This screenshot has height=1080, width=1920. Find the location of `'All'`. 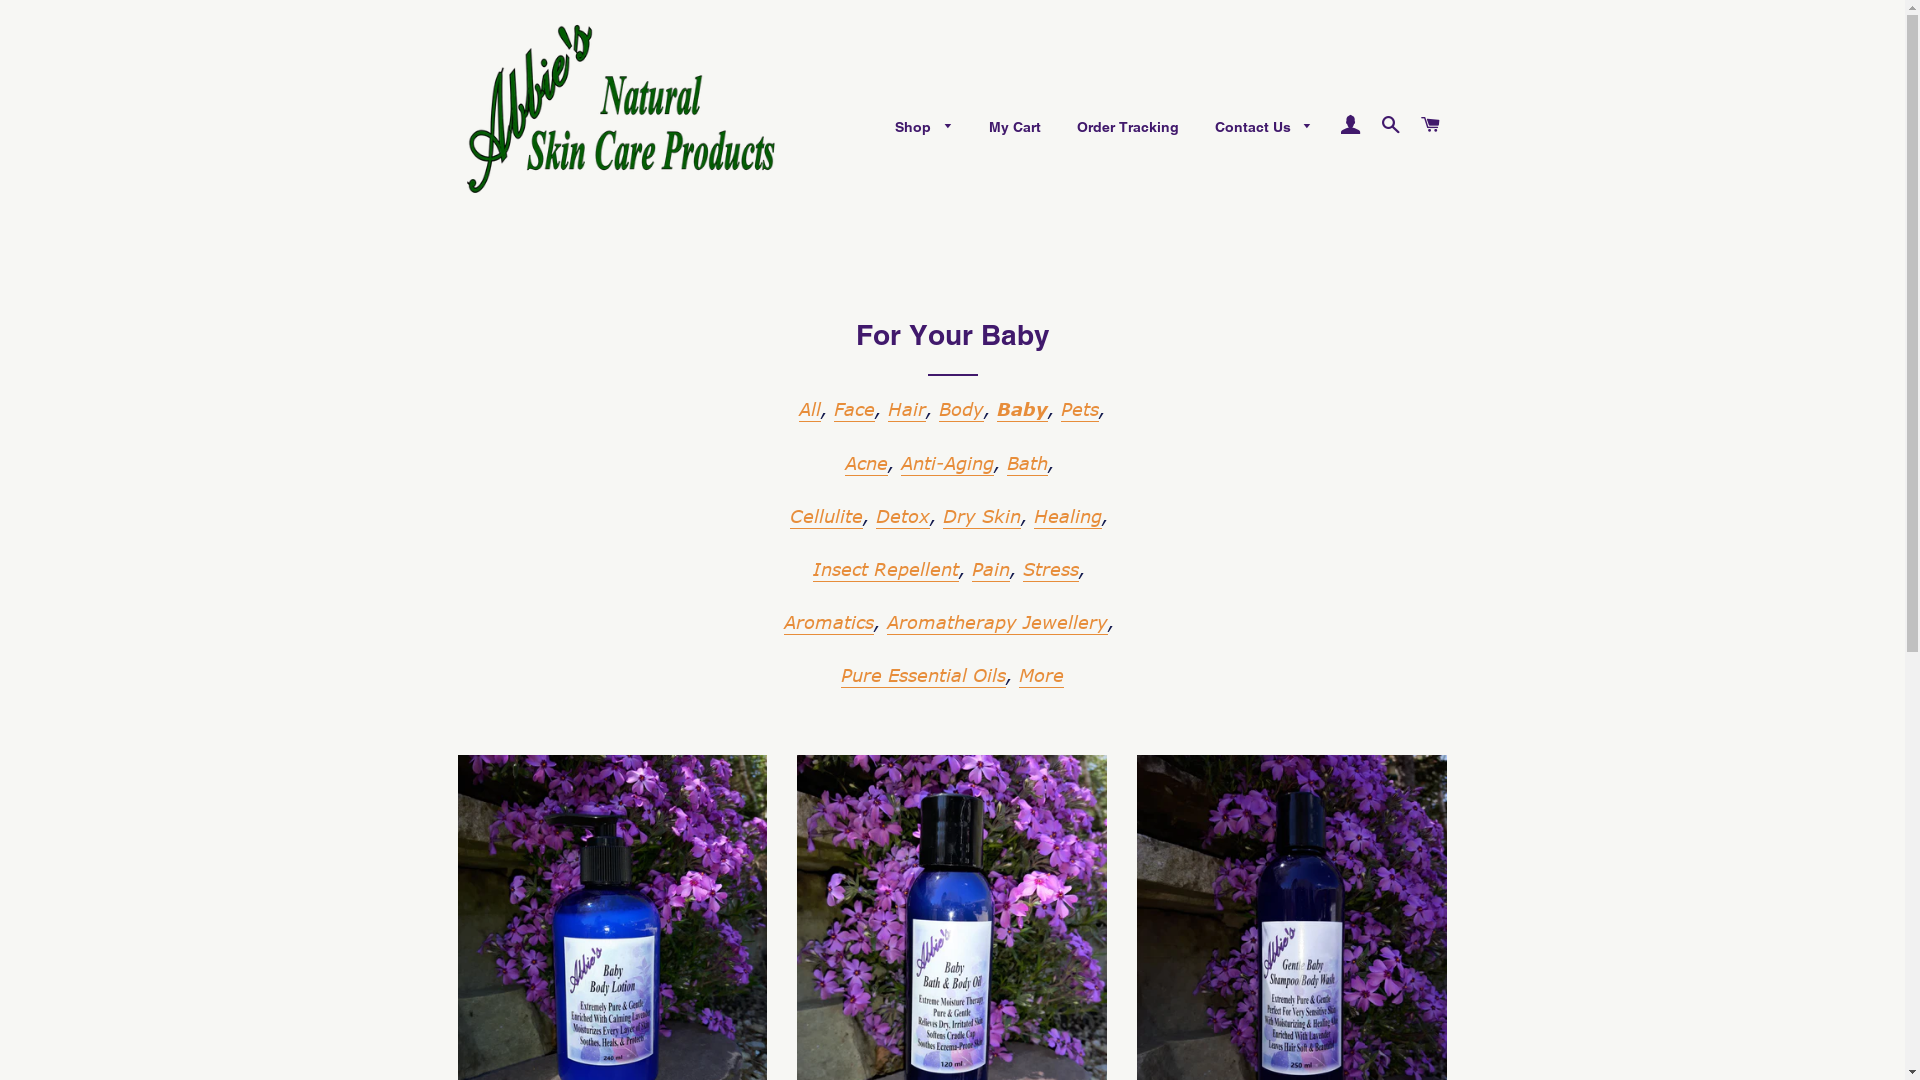

'All' is located at coordinates (810, 408).